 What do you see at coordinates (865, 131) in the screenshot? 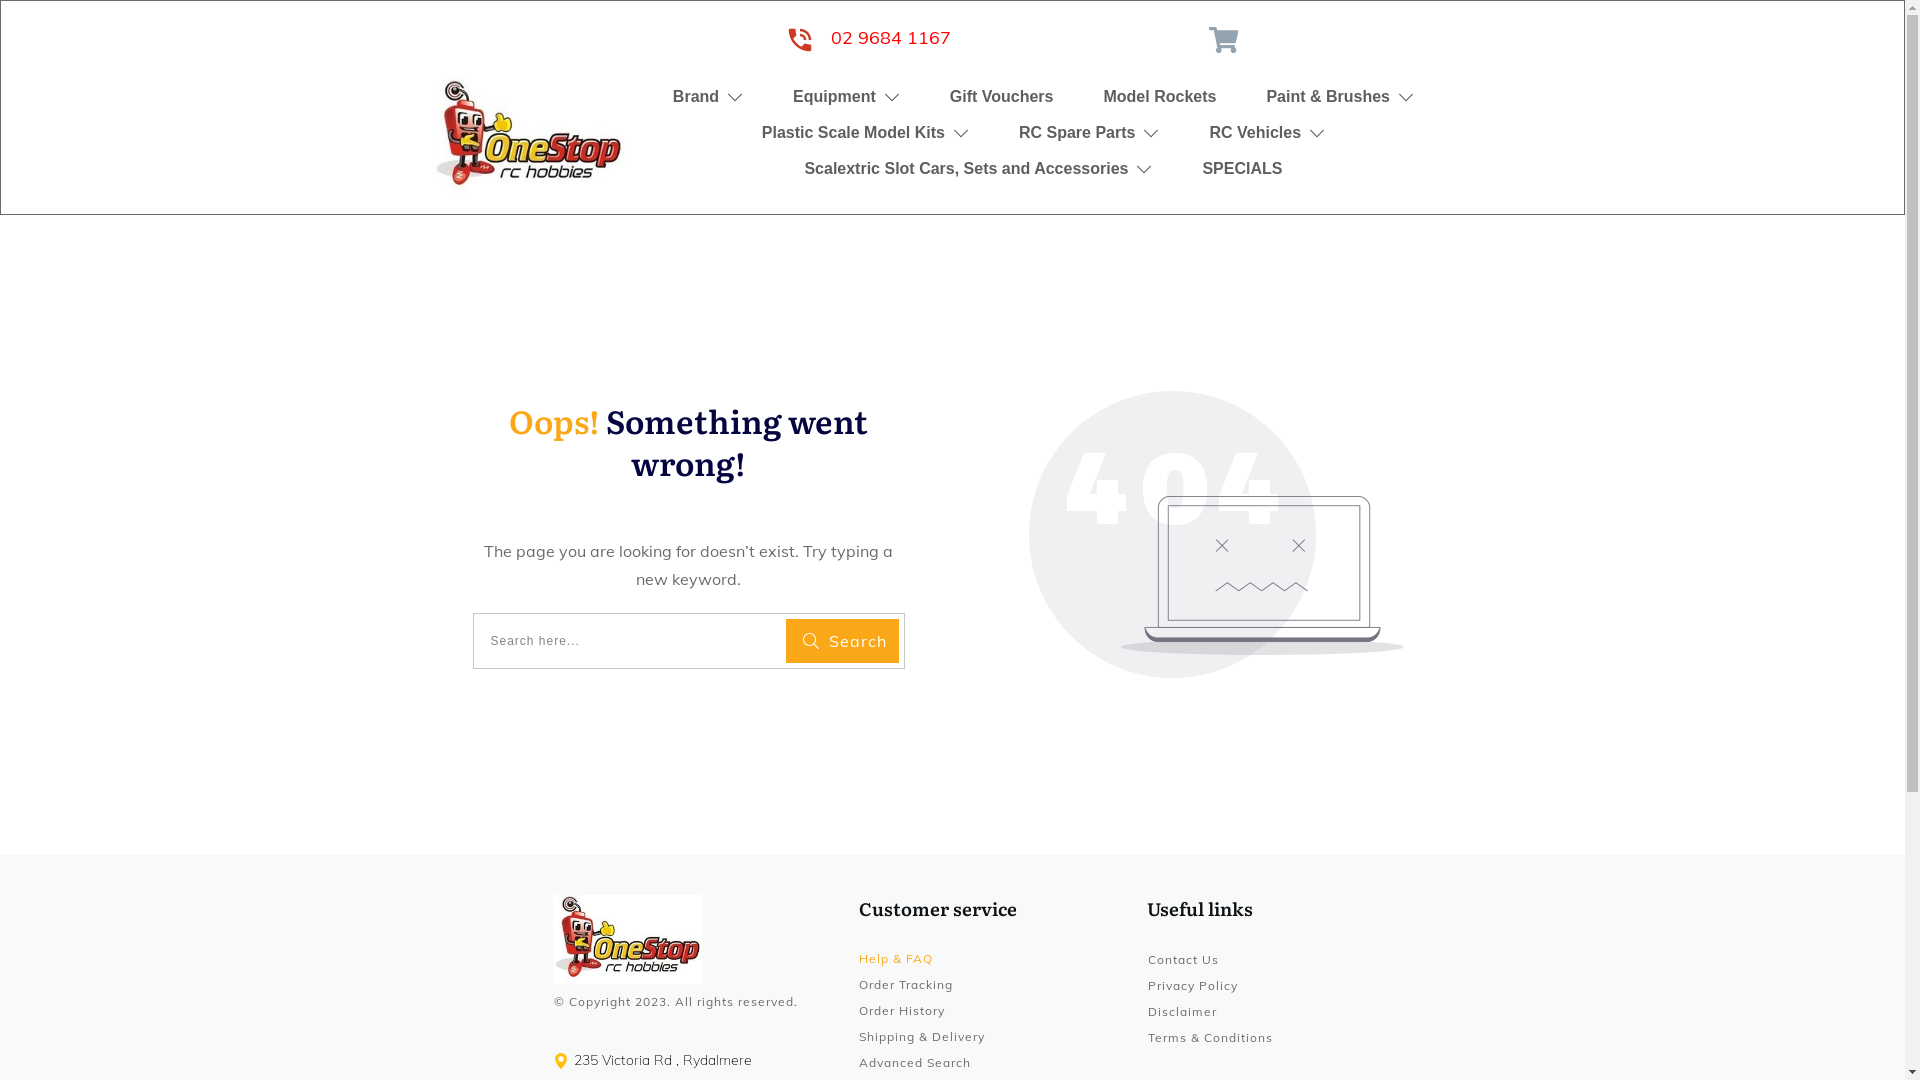
I see `'Plastic Scale Model Kits'` at bounding box center [865, 131].